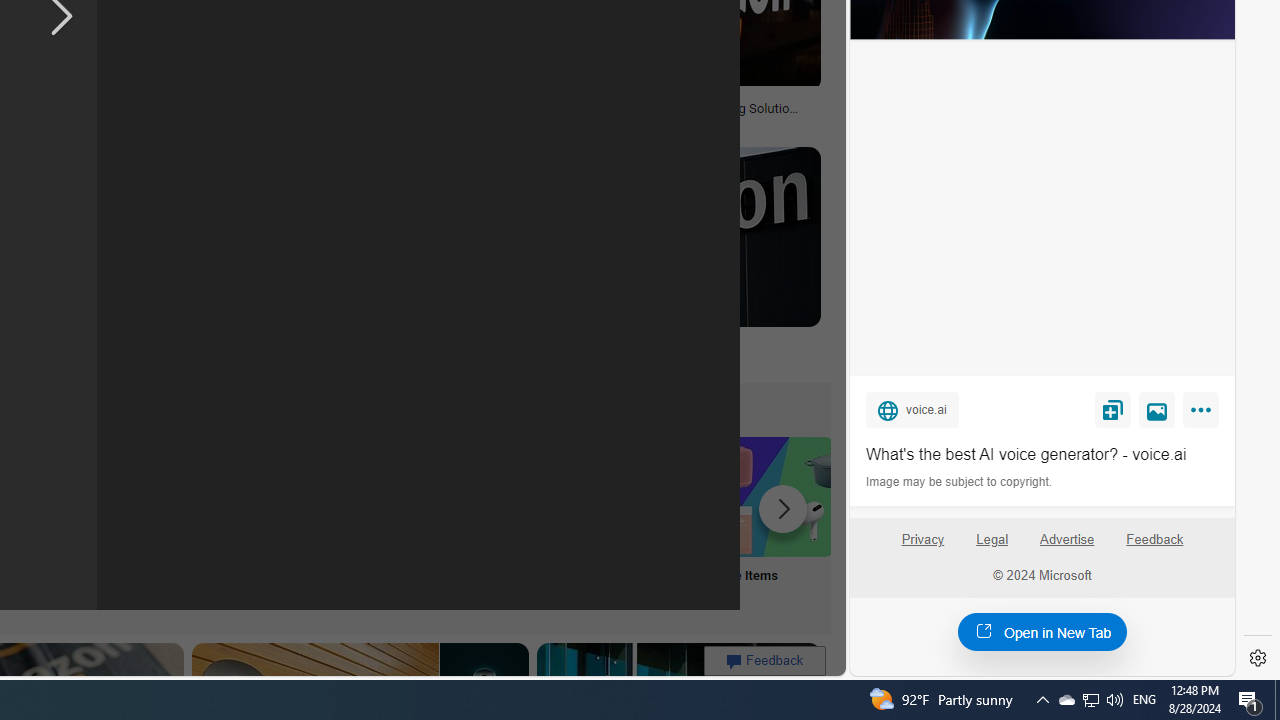 This screenshot has height=720, width=1280. What do you see at coordinates (921, 547) in the screenshot?
I see `'Privacy'` at bounding box center [921, 547].